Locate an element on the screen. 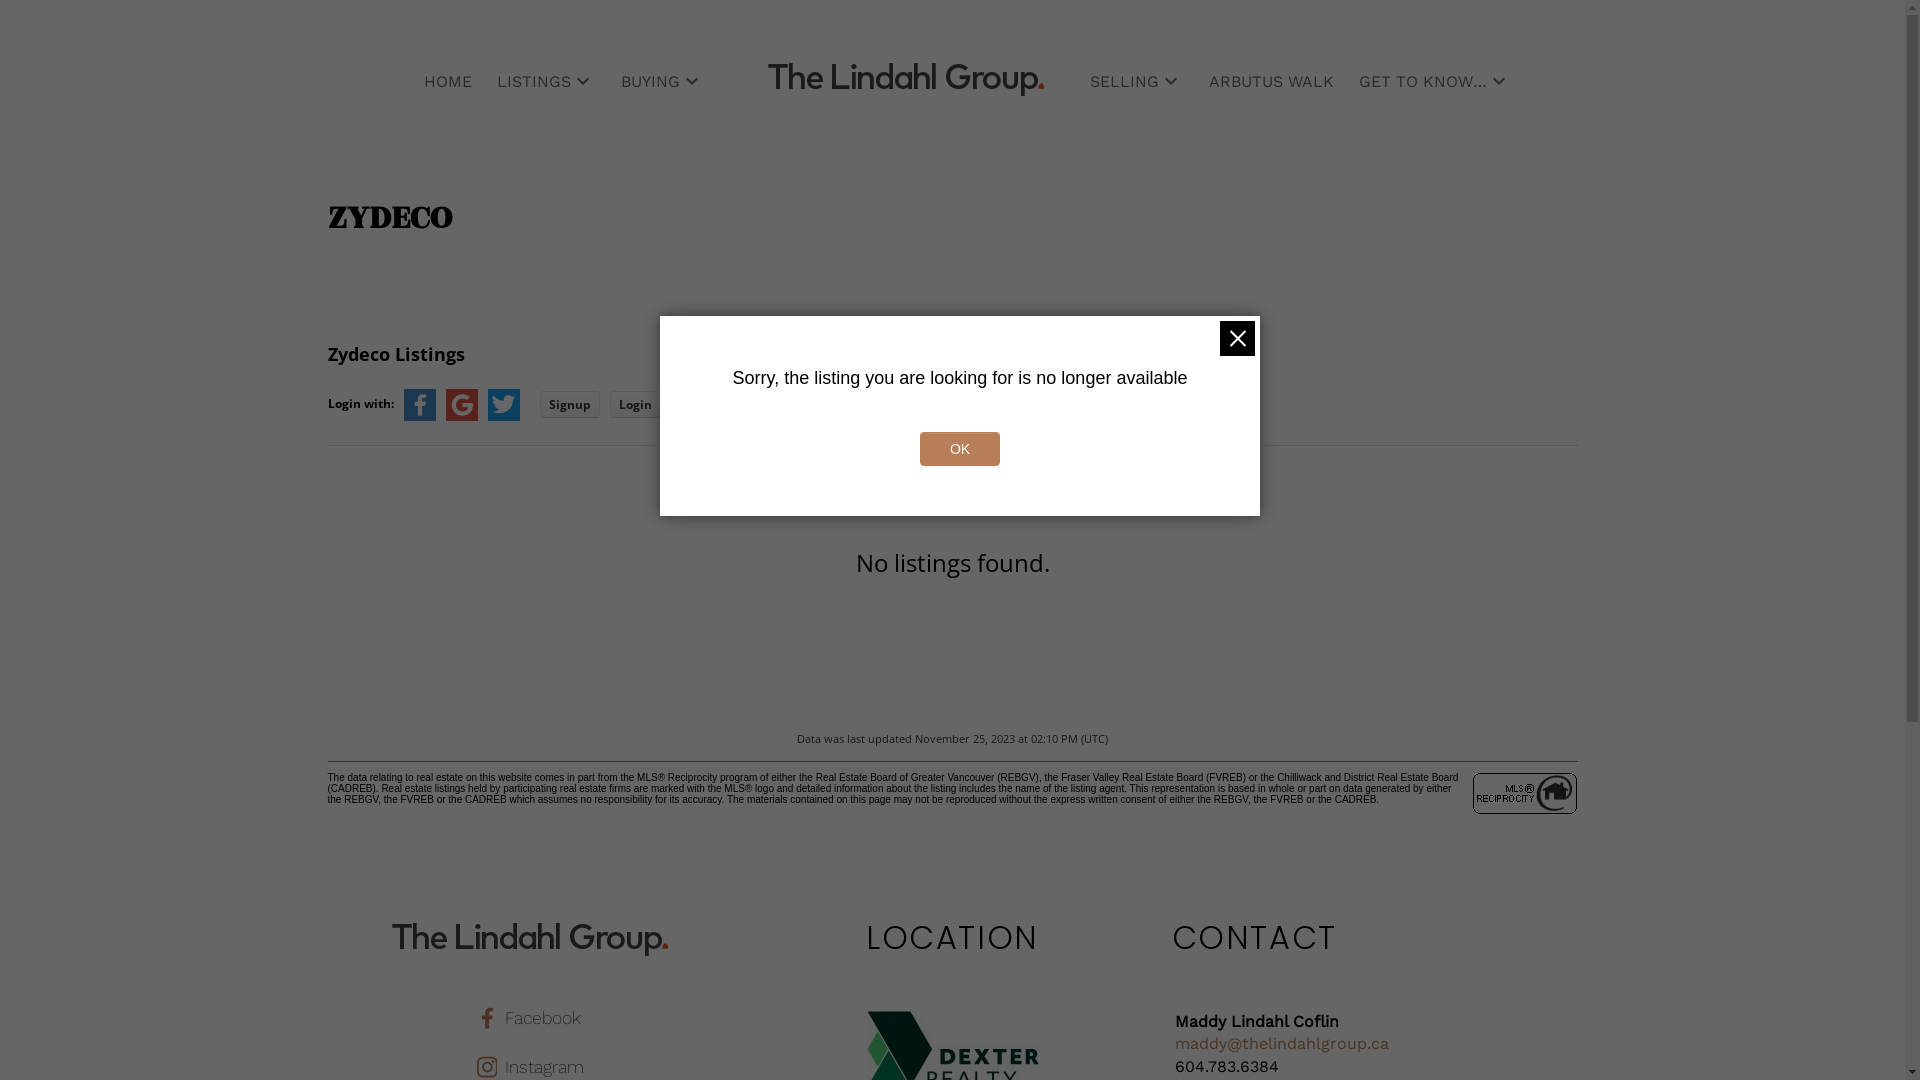 The image size is (1920, 1080). 'HOME' is located at coordinates (446, 83).